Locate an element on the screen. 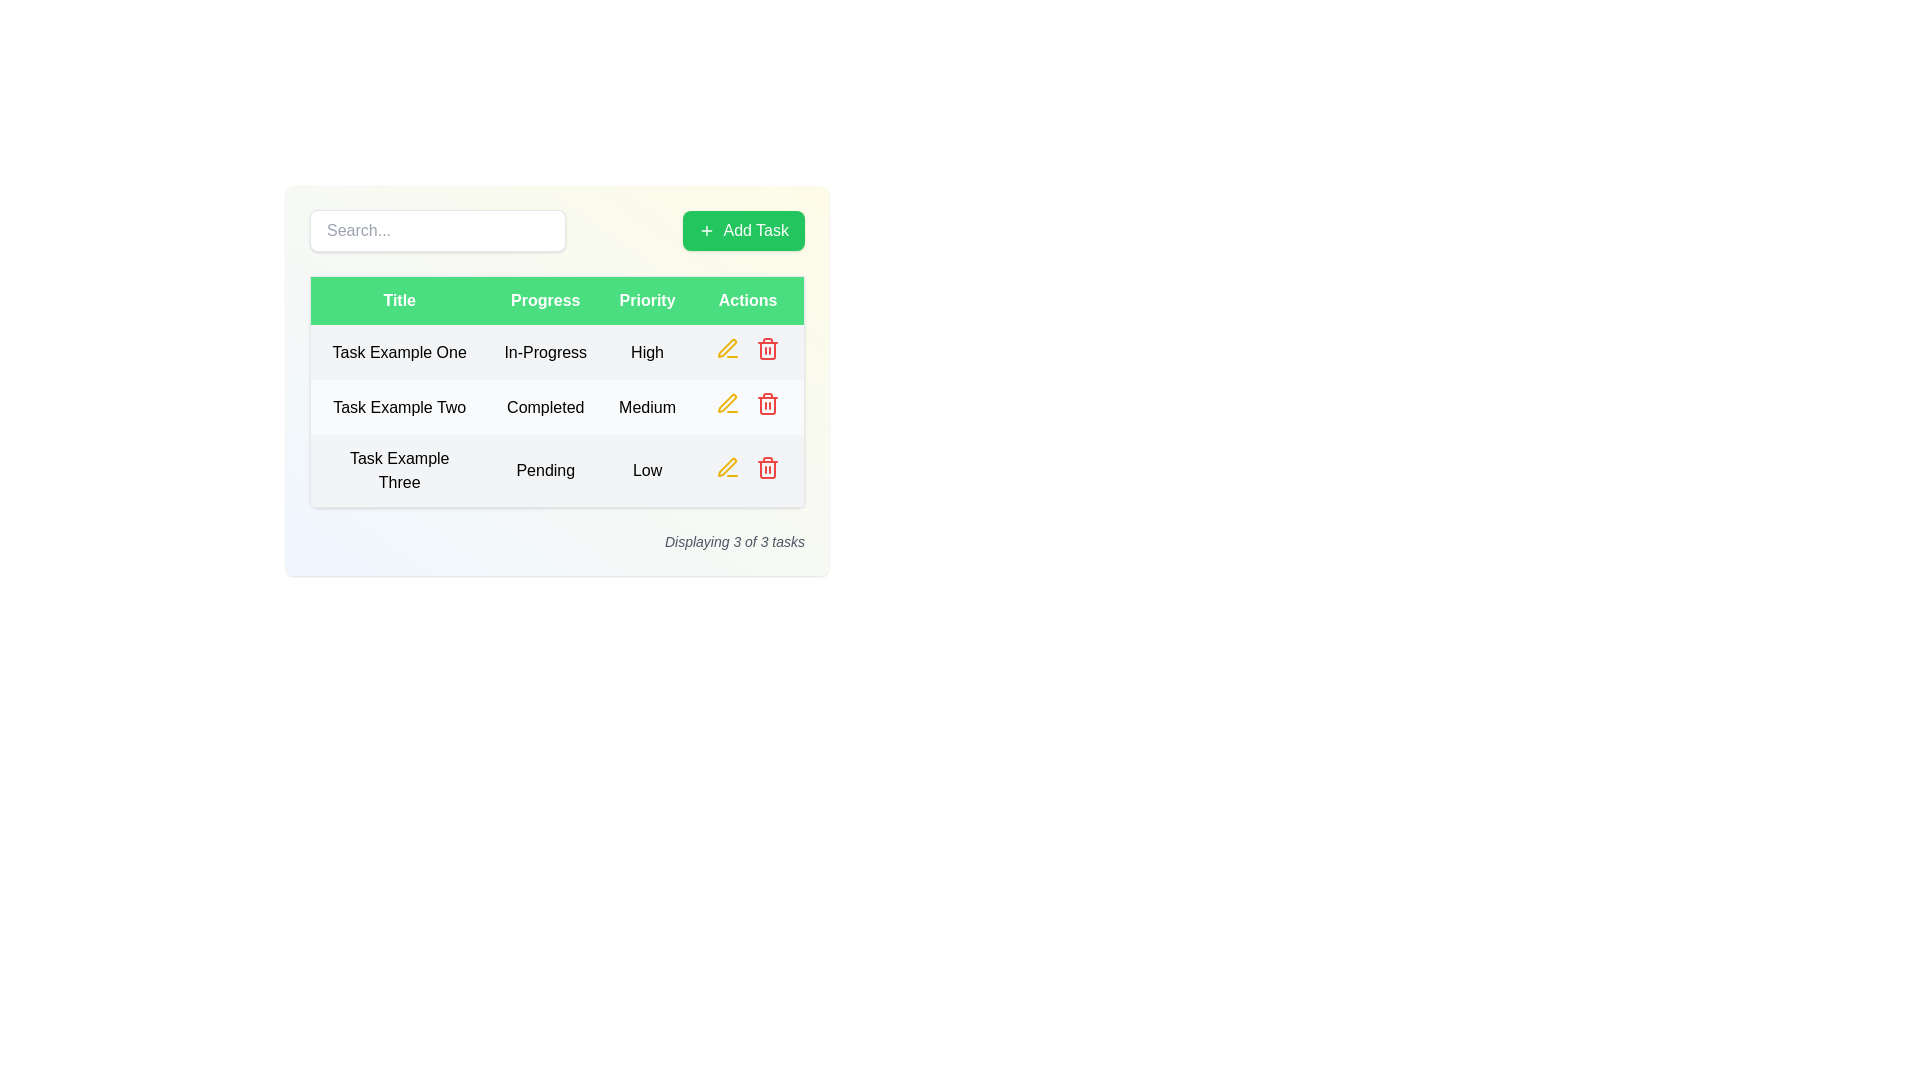  the green 'Add Task' button with a white plus icon is located at coordinates (743, 230).